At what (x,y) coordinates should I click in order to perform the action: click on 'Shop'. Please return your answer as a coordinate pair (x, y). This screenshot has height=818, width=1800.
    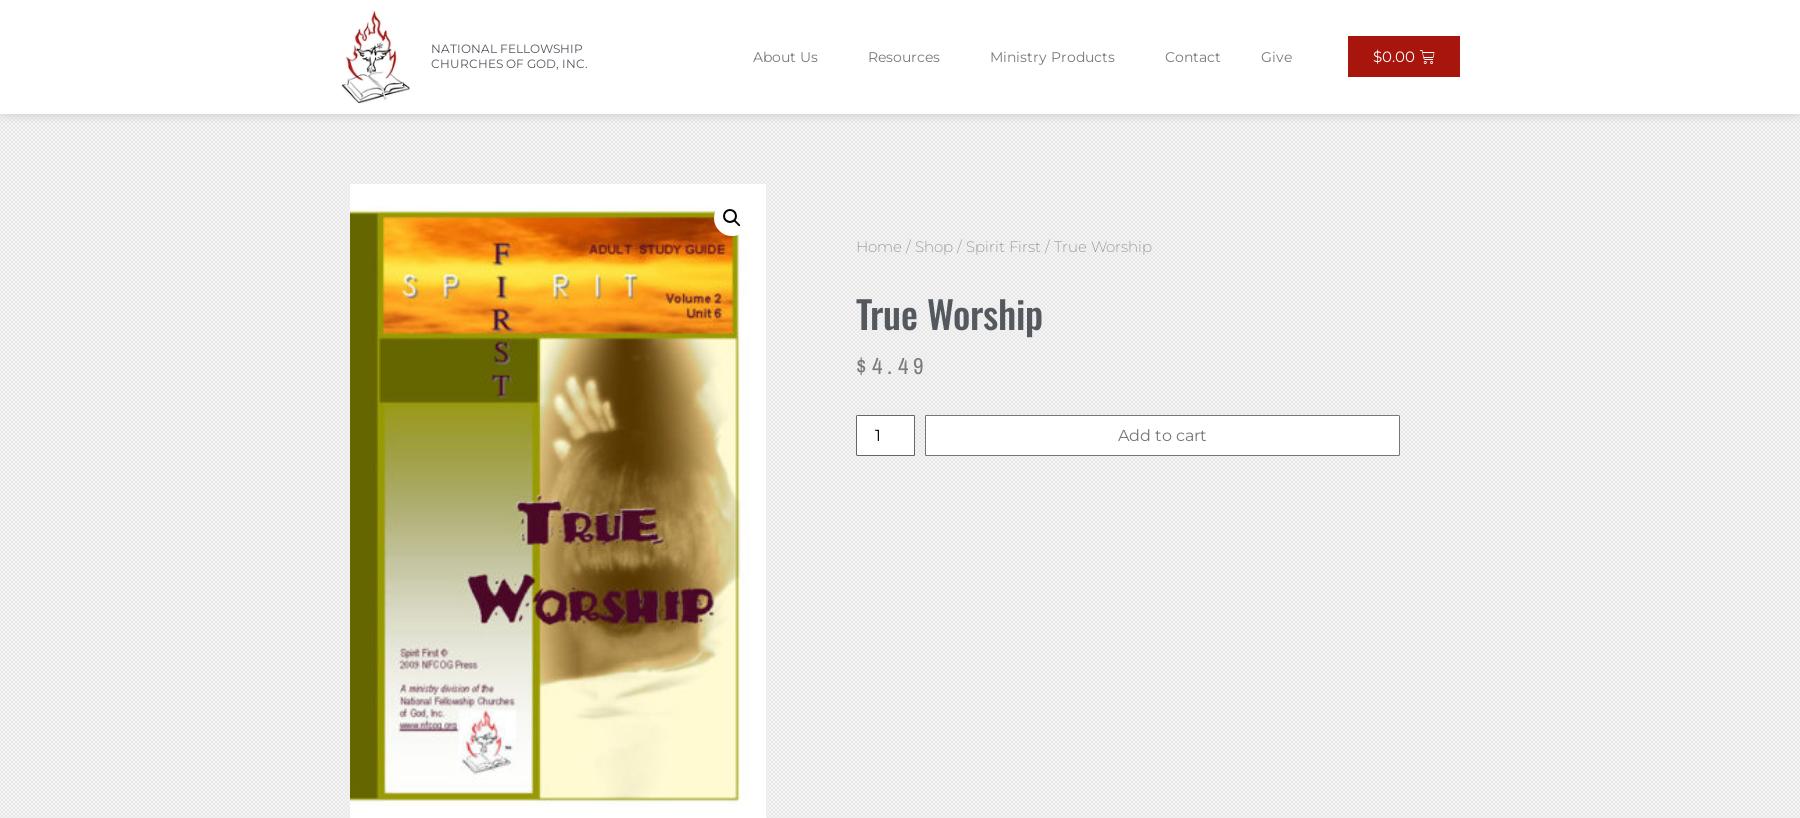
    Looking at the image, I should click on (933, 245).